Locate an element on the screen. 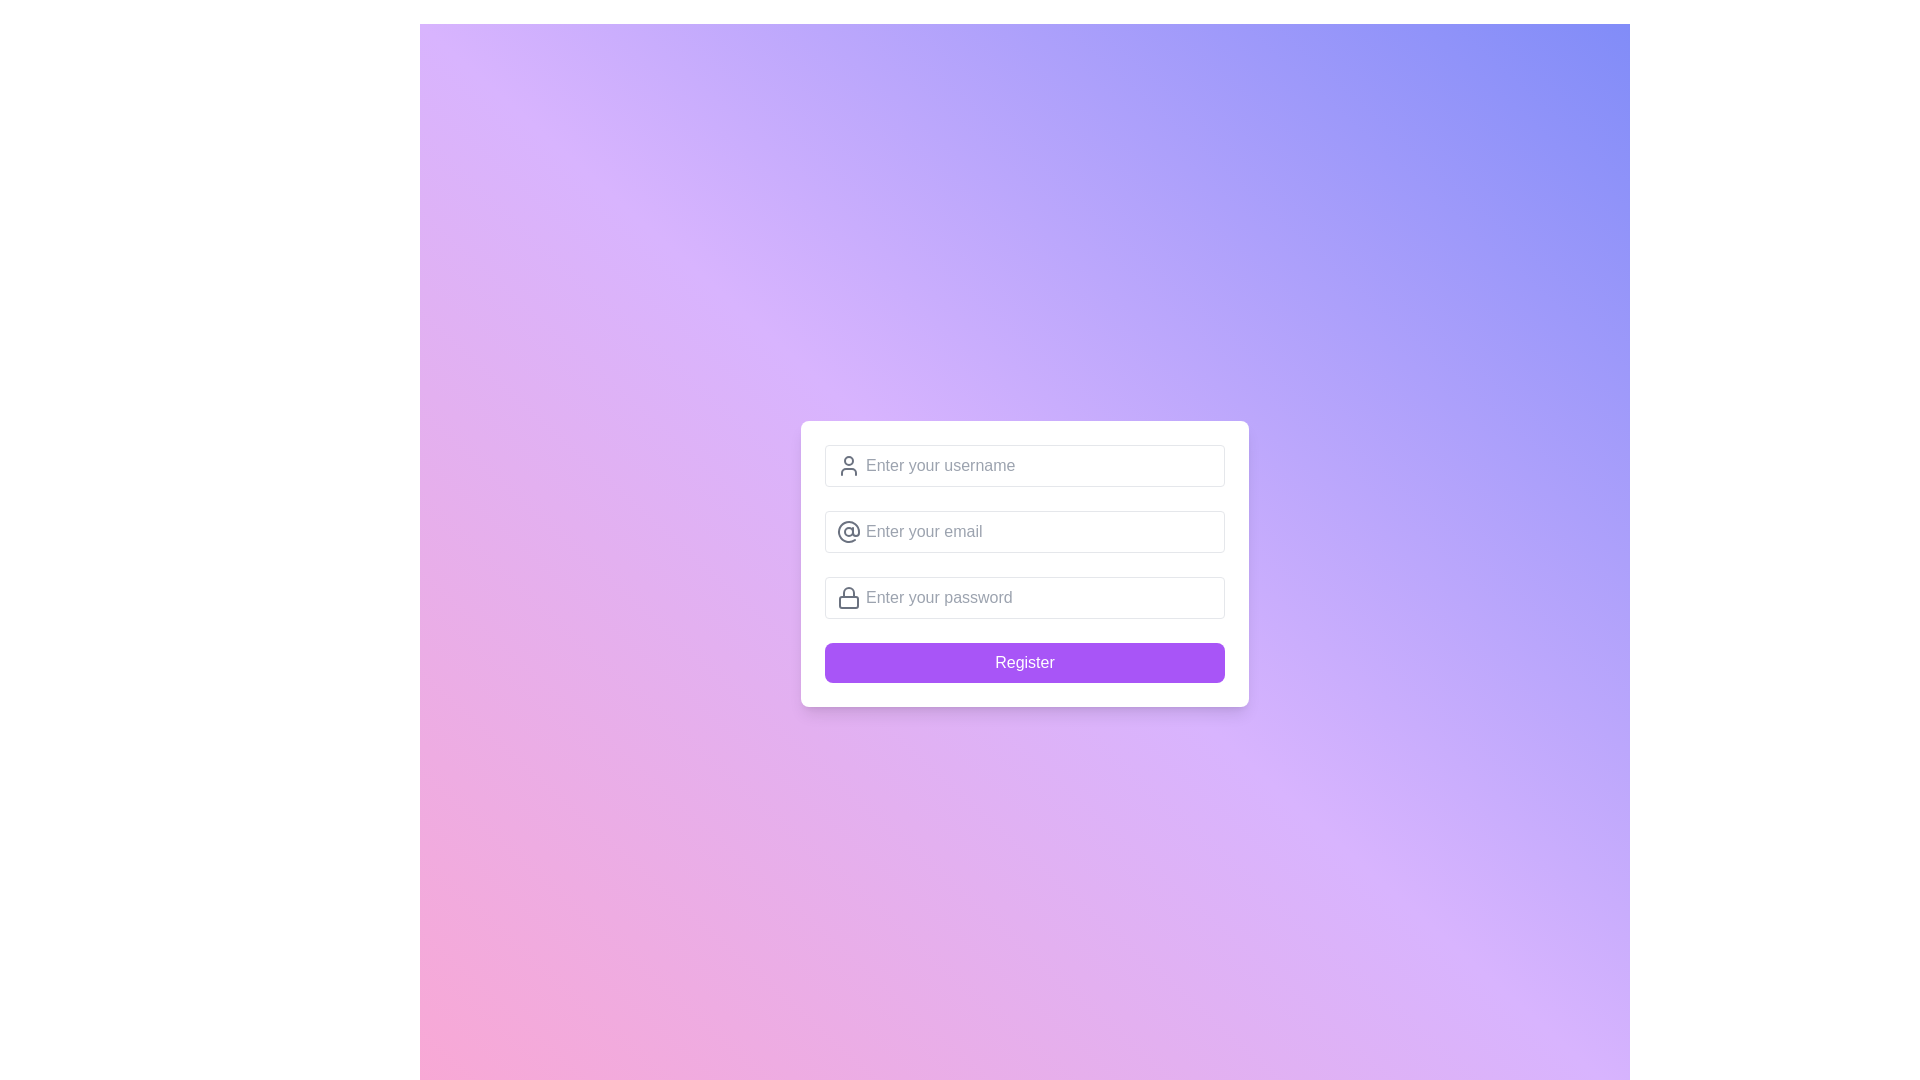  the input fields of the registration form is located at coordinates (1025, 563).